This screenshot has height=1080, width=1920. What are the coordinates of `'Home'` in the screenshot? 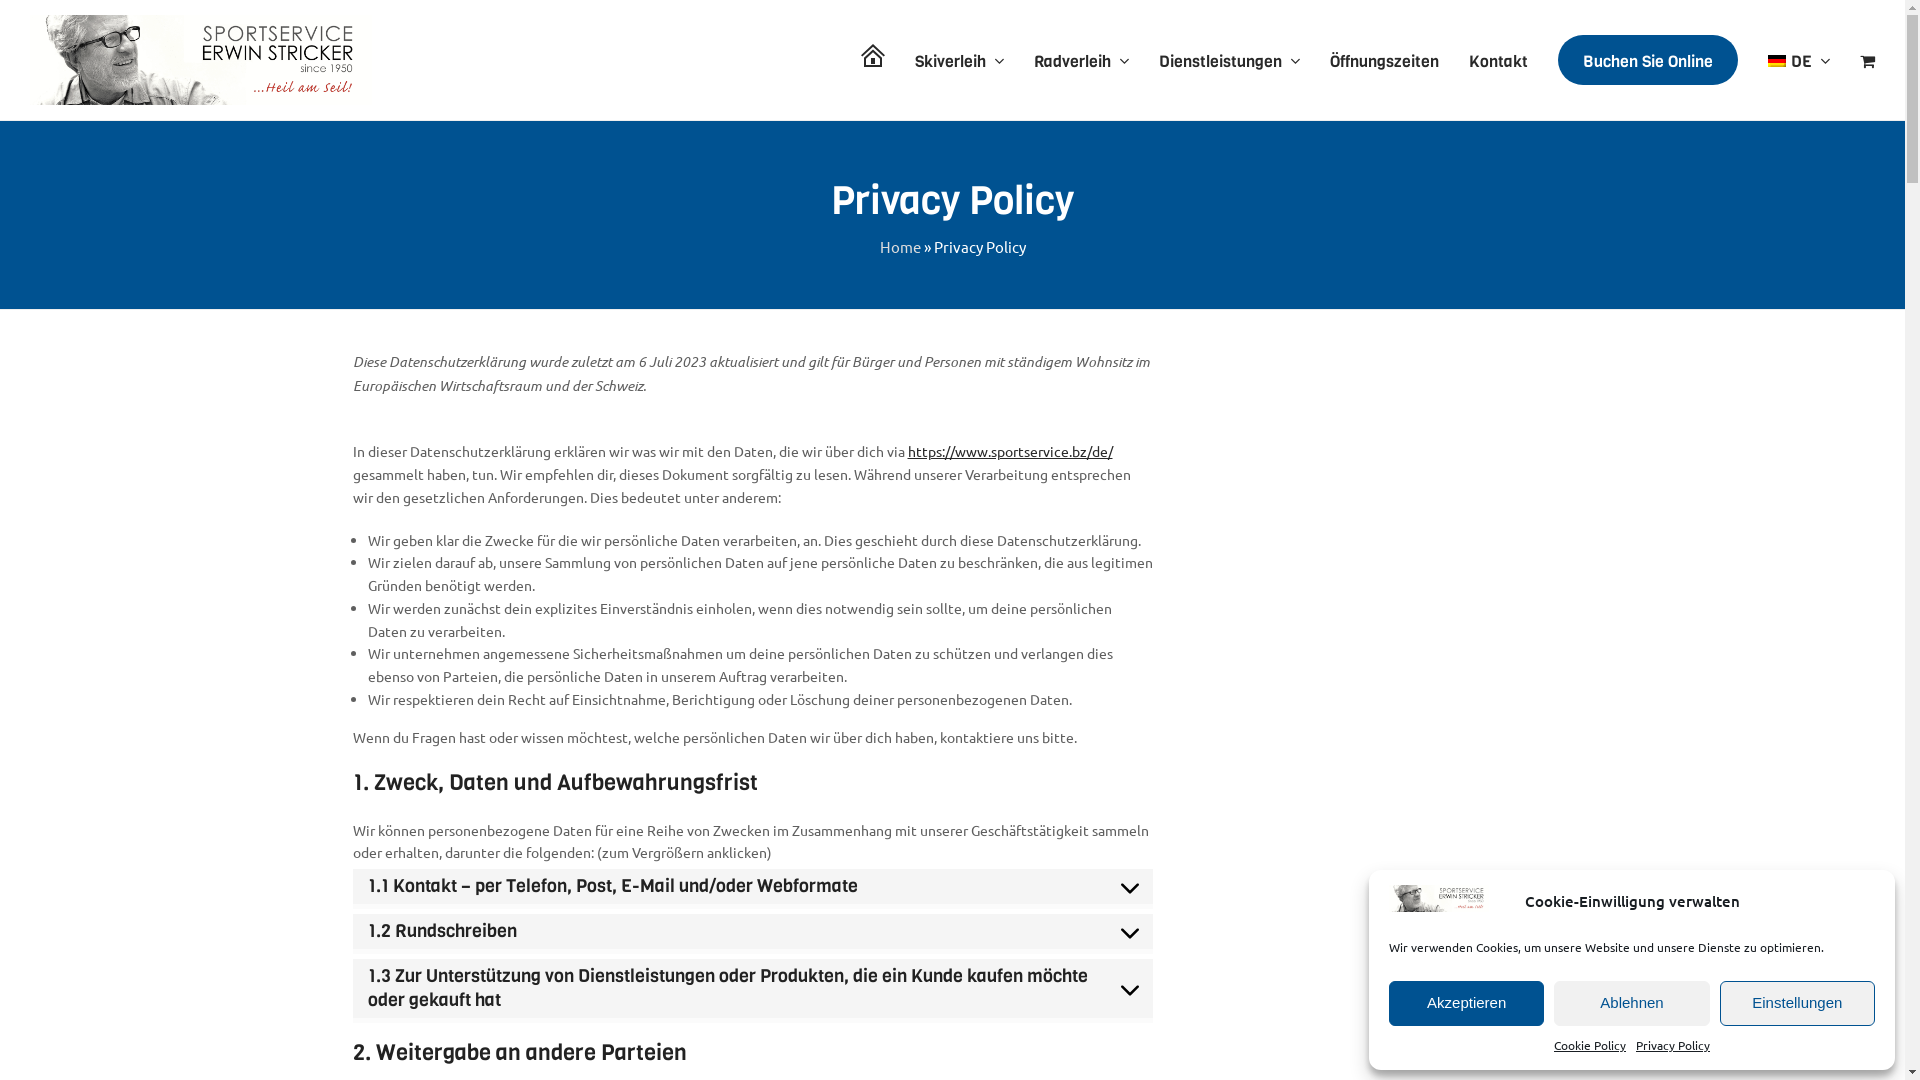 It's located at (879, 245).